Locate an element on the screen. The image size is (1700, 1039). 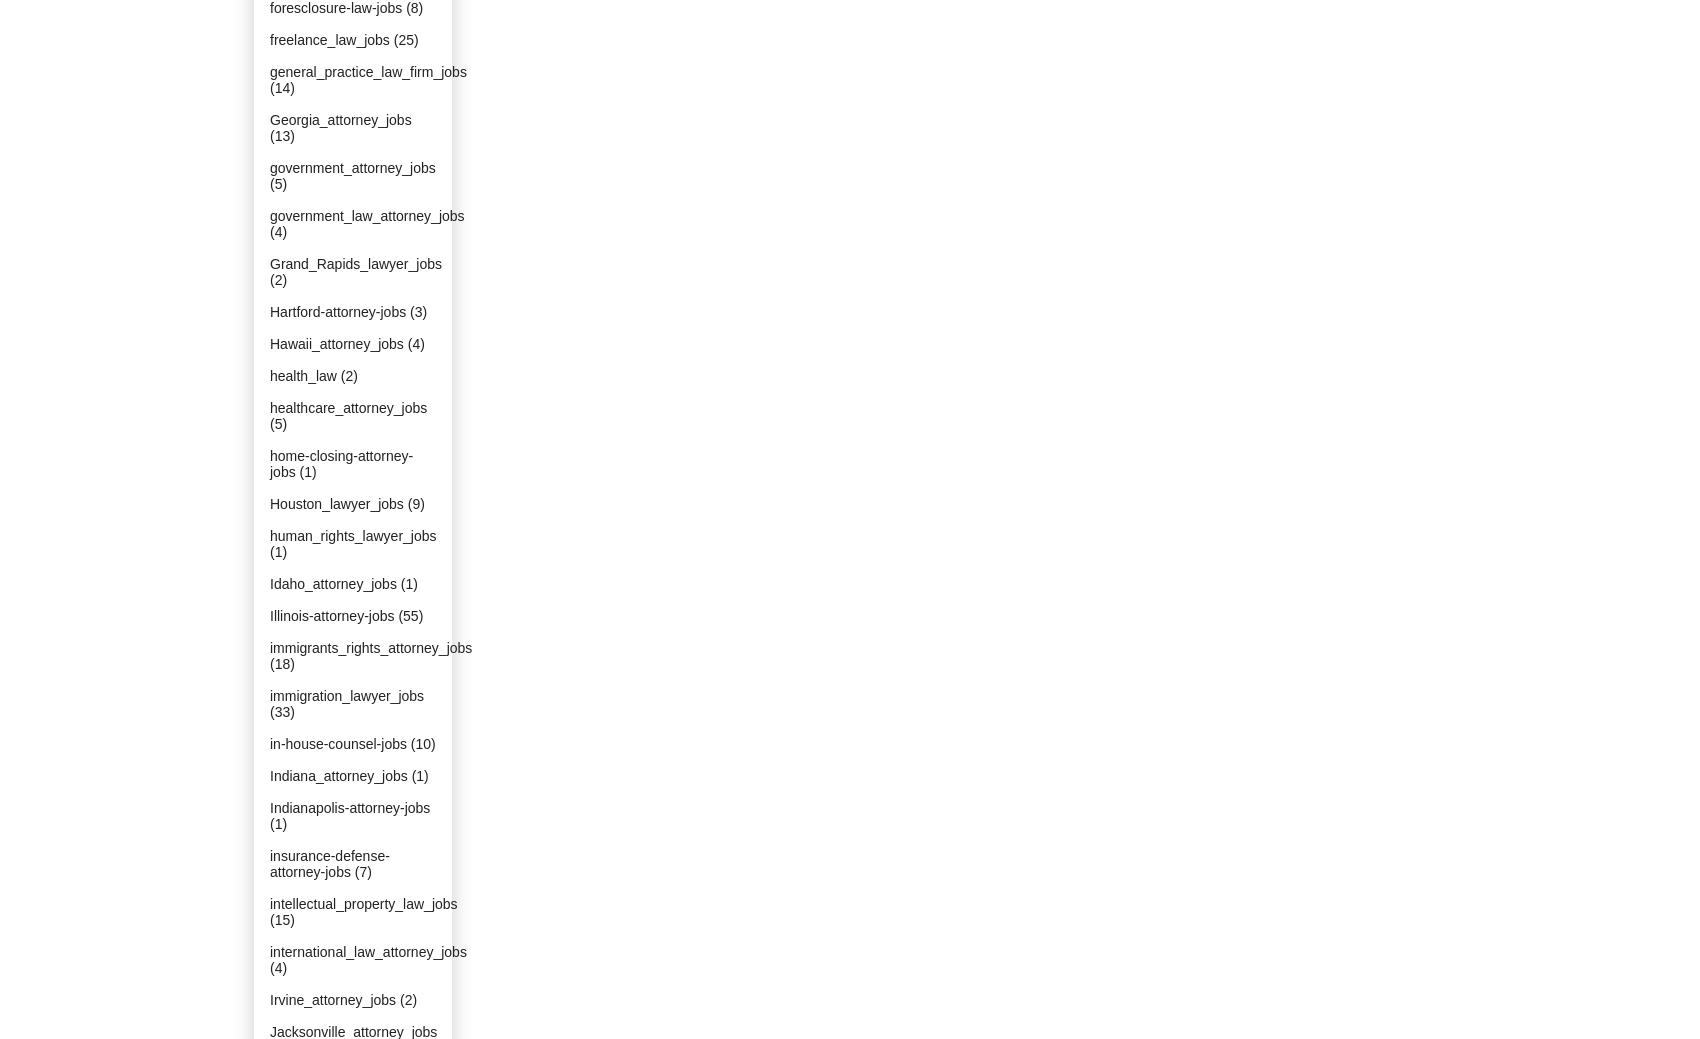
'(14)' is located at coordinates (282, 87).